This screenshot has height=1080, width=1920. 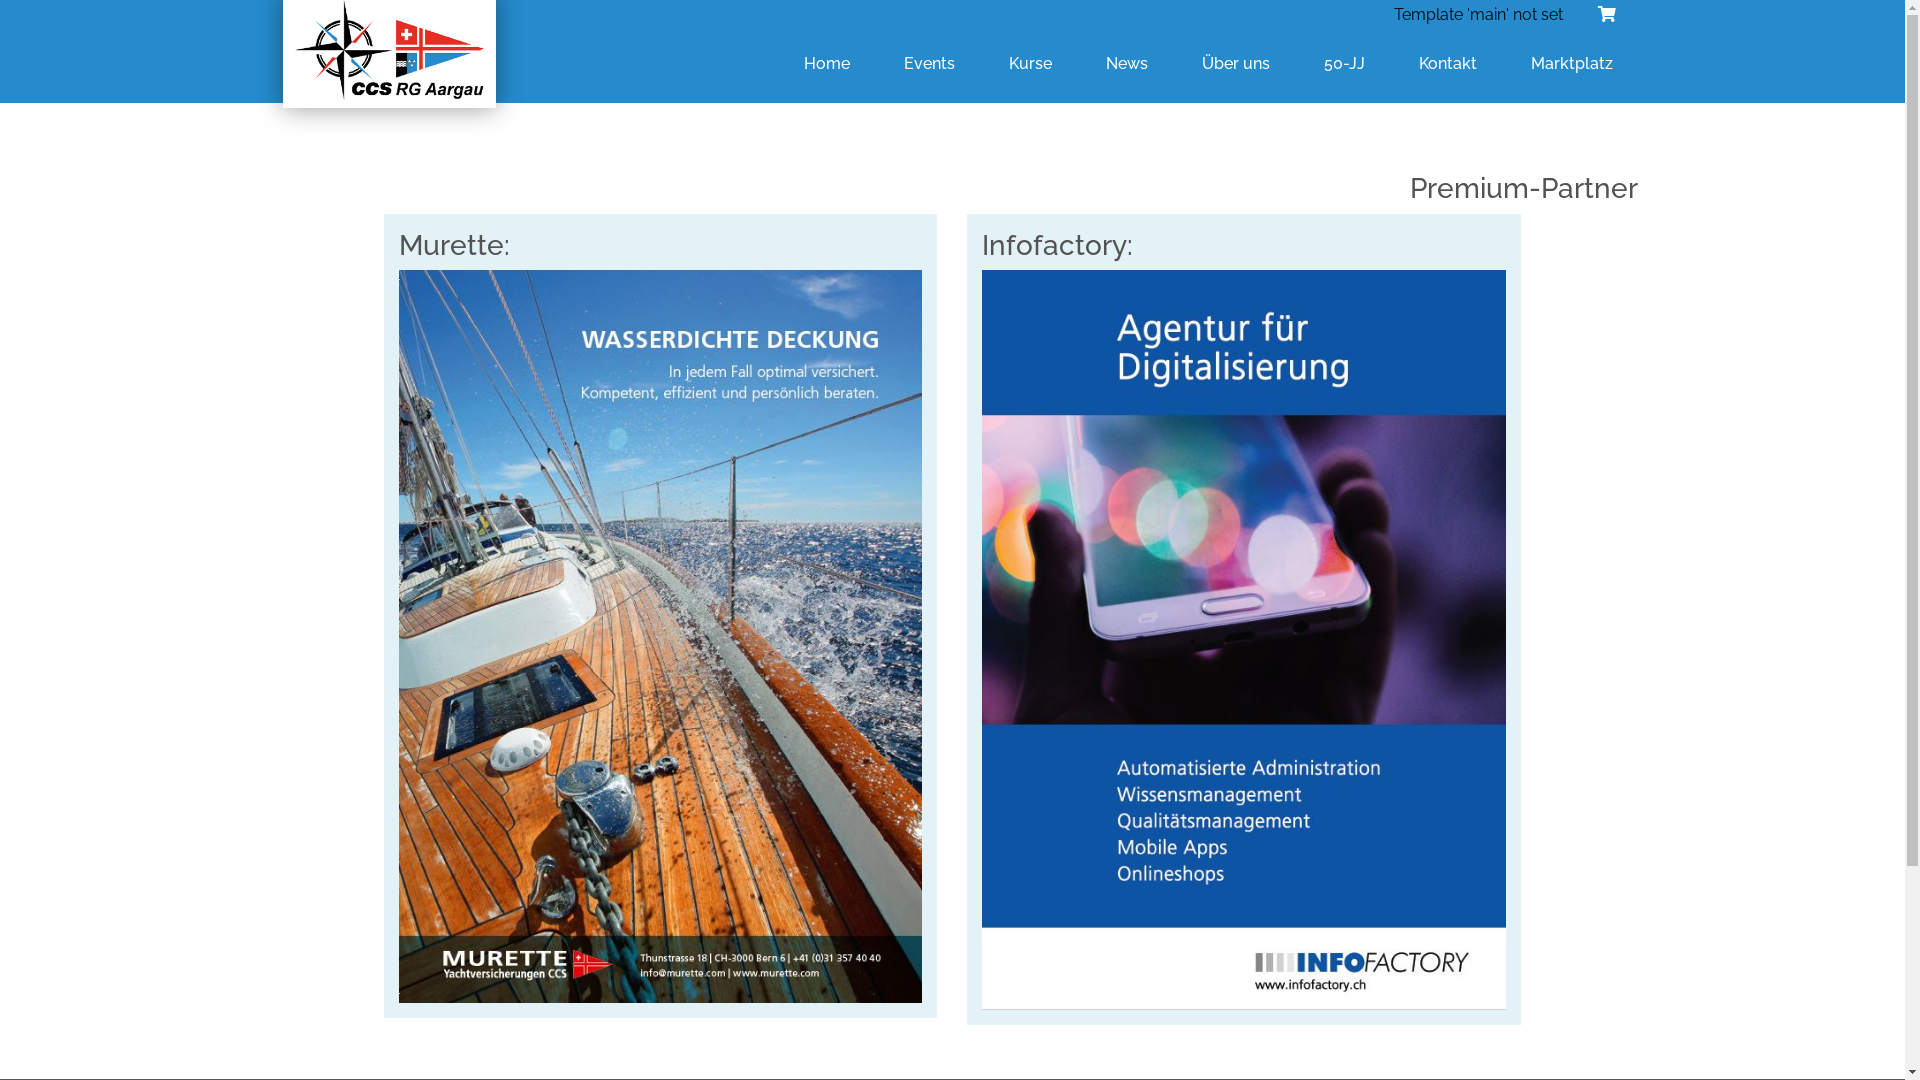 What do you see at coordinates (1029, 62) in the screenshot?
I see `'Kurse'` at bounding box center [1029, 62].